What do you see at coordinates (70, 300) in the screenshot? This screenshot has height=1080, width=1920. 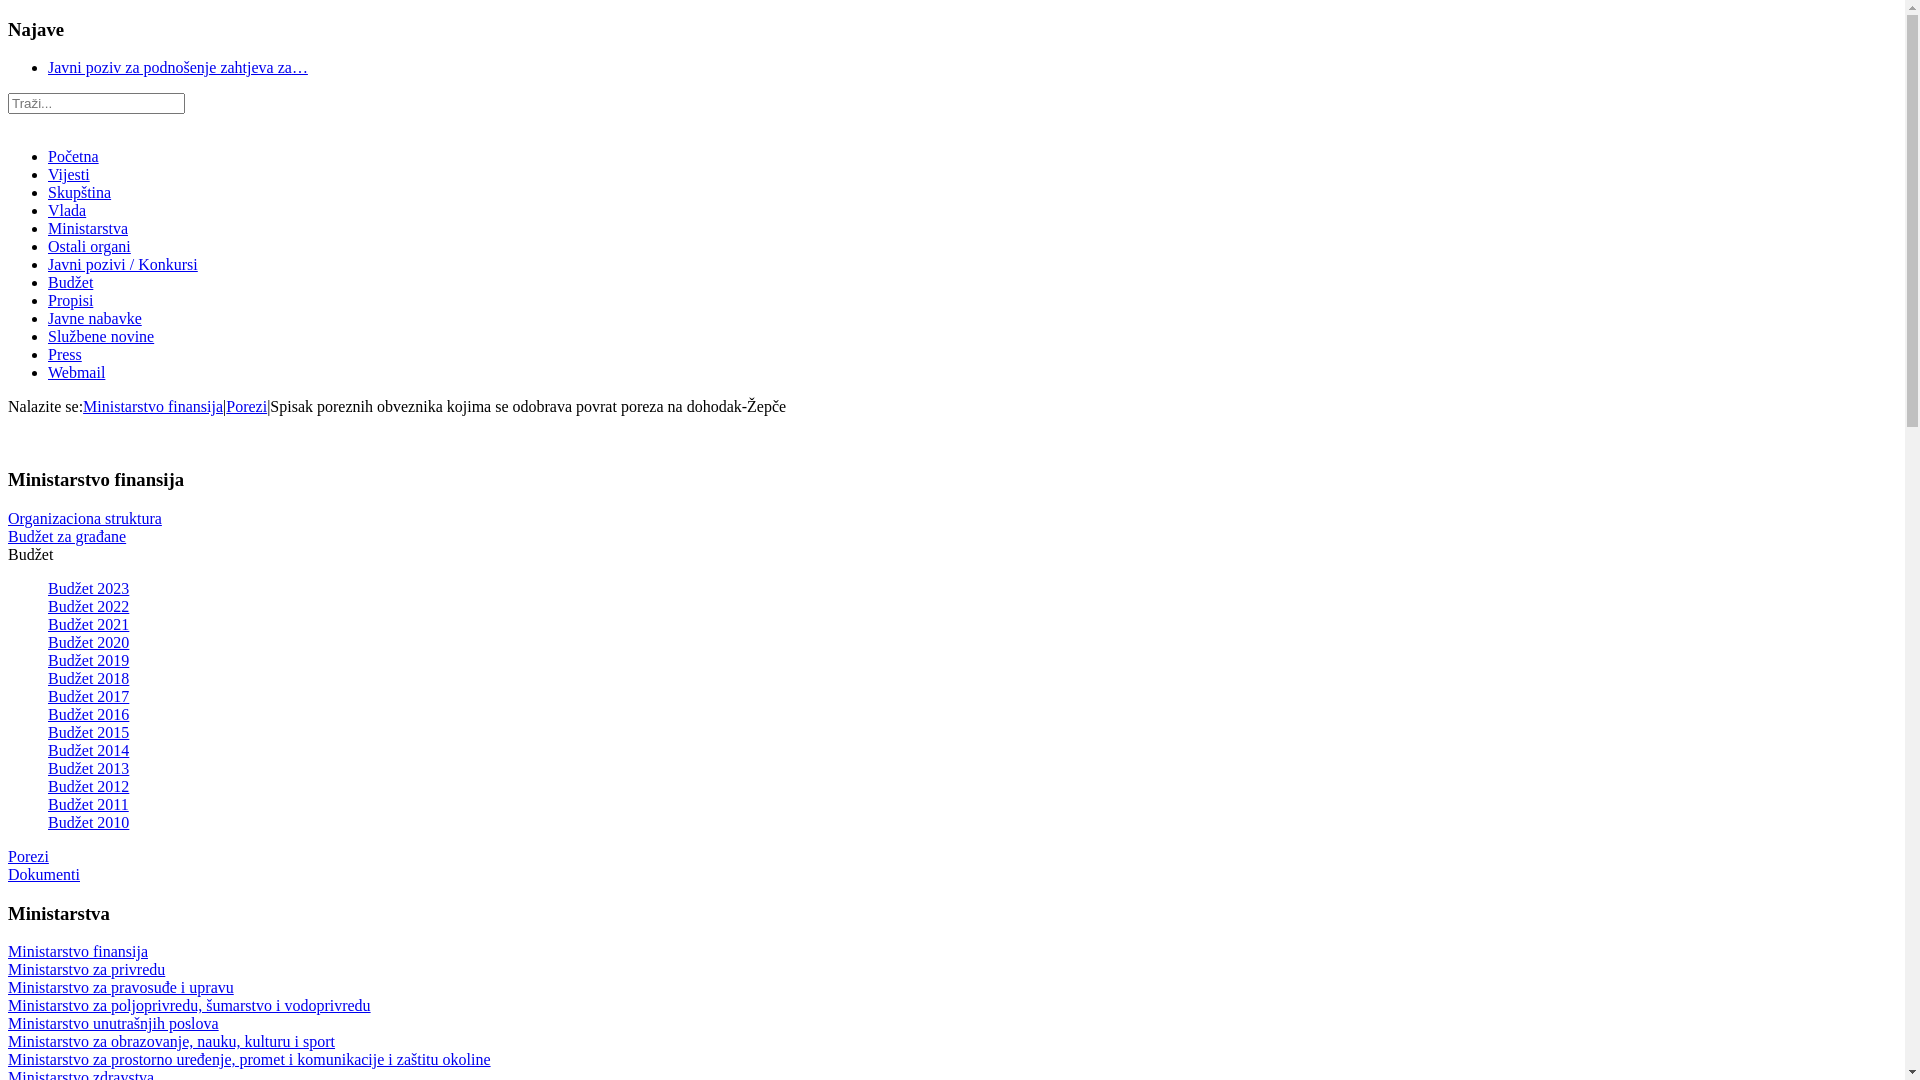 I see `'Propisi'` at bounding box center [70, 300].